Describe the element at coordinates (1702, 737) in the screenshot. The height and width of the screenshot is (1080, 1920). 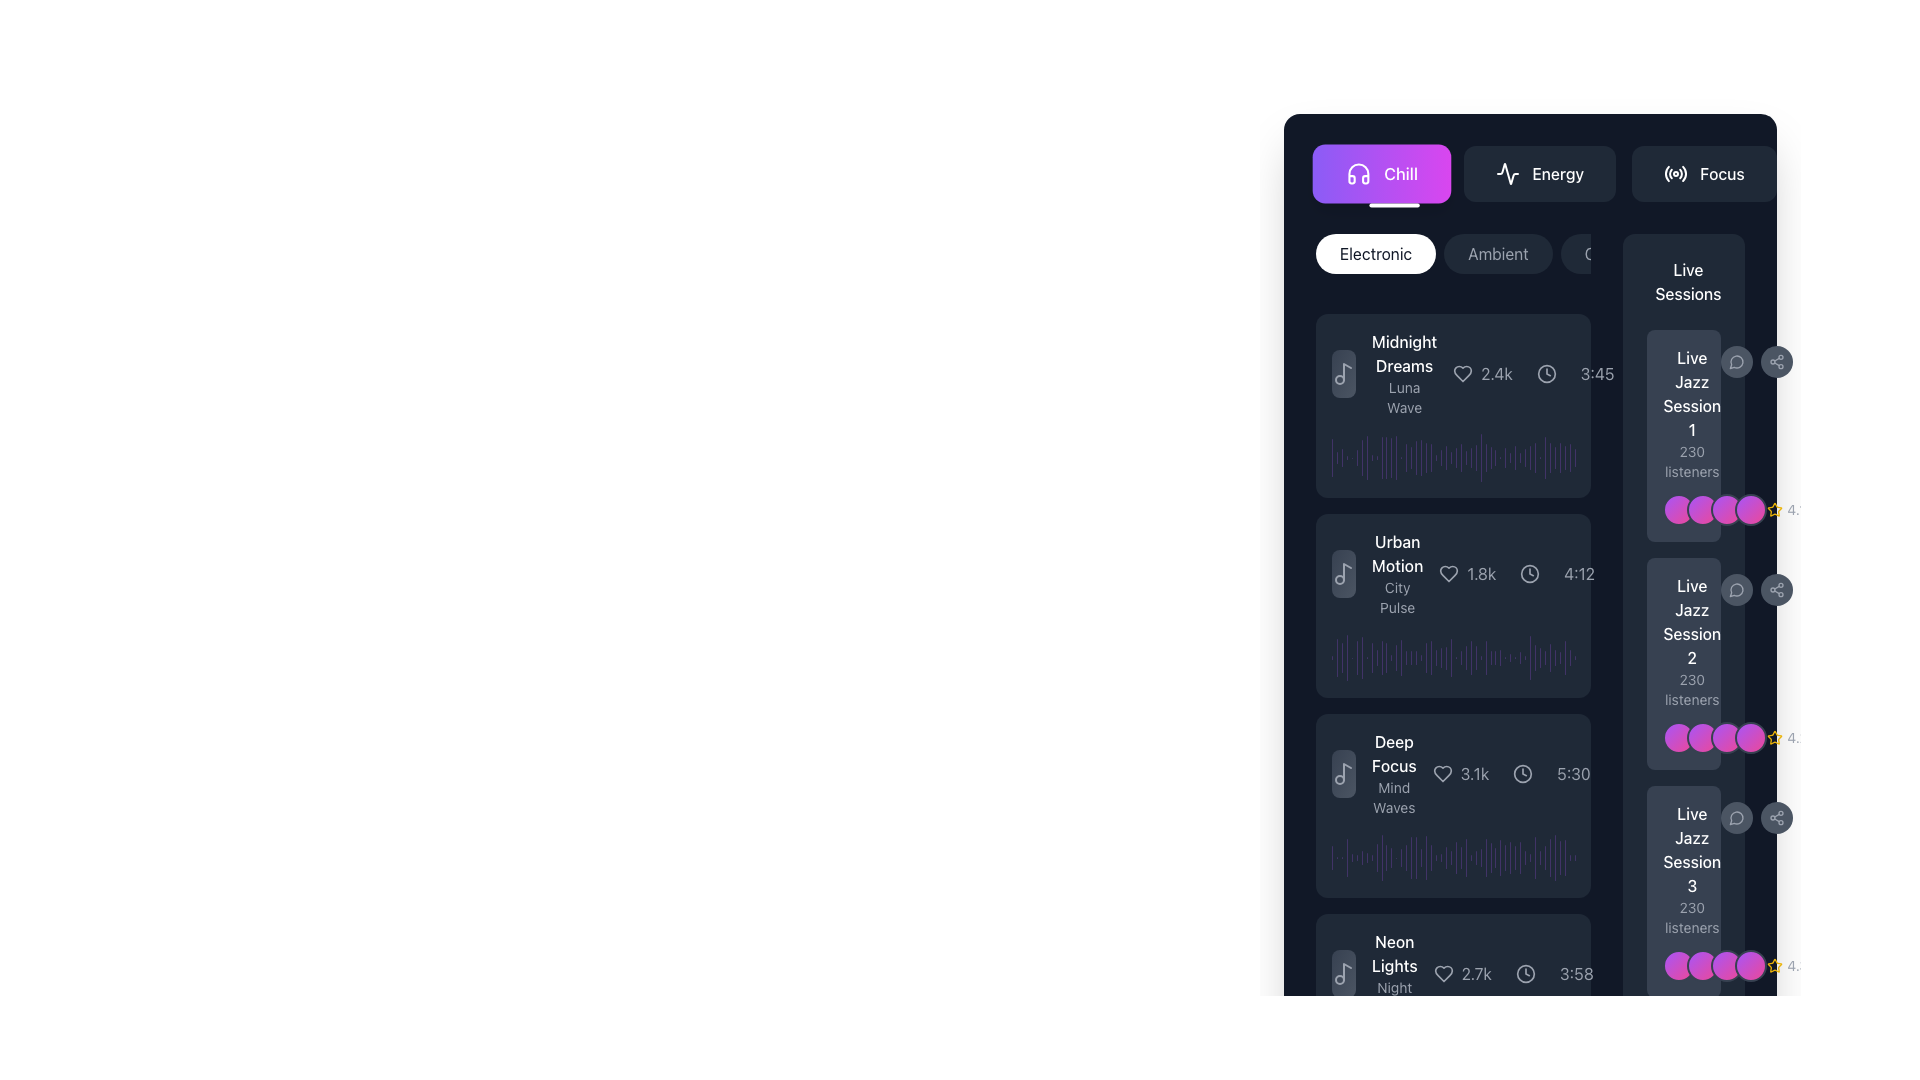
I see `the second circular Avatar or Profile Icon with a gradient fill transitioning from purple to pink, located next to the 'Live Jazz Session 2' label` at that location.